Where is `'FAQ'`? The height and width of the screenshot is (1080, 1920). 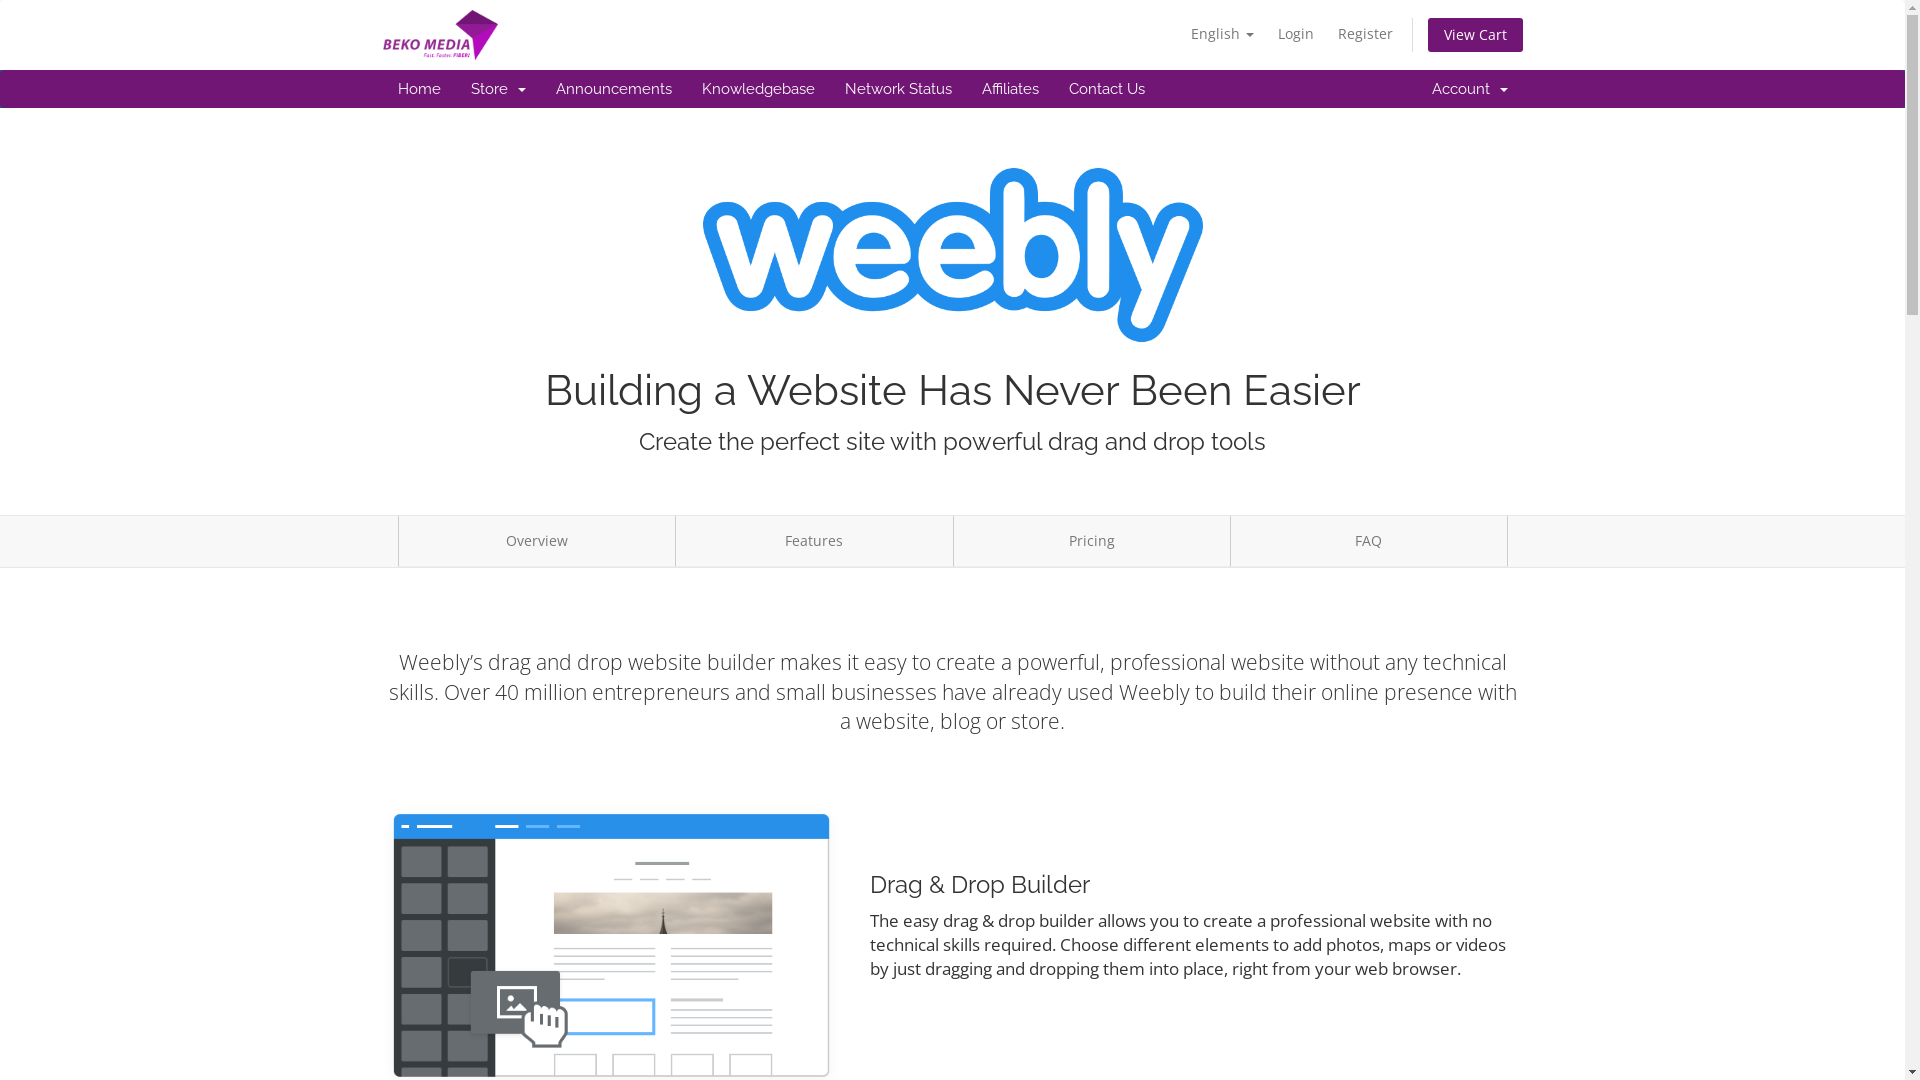 'FAQ' is located at coordinates (1228, 541).